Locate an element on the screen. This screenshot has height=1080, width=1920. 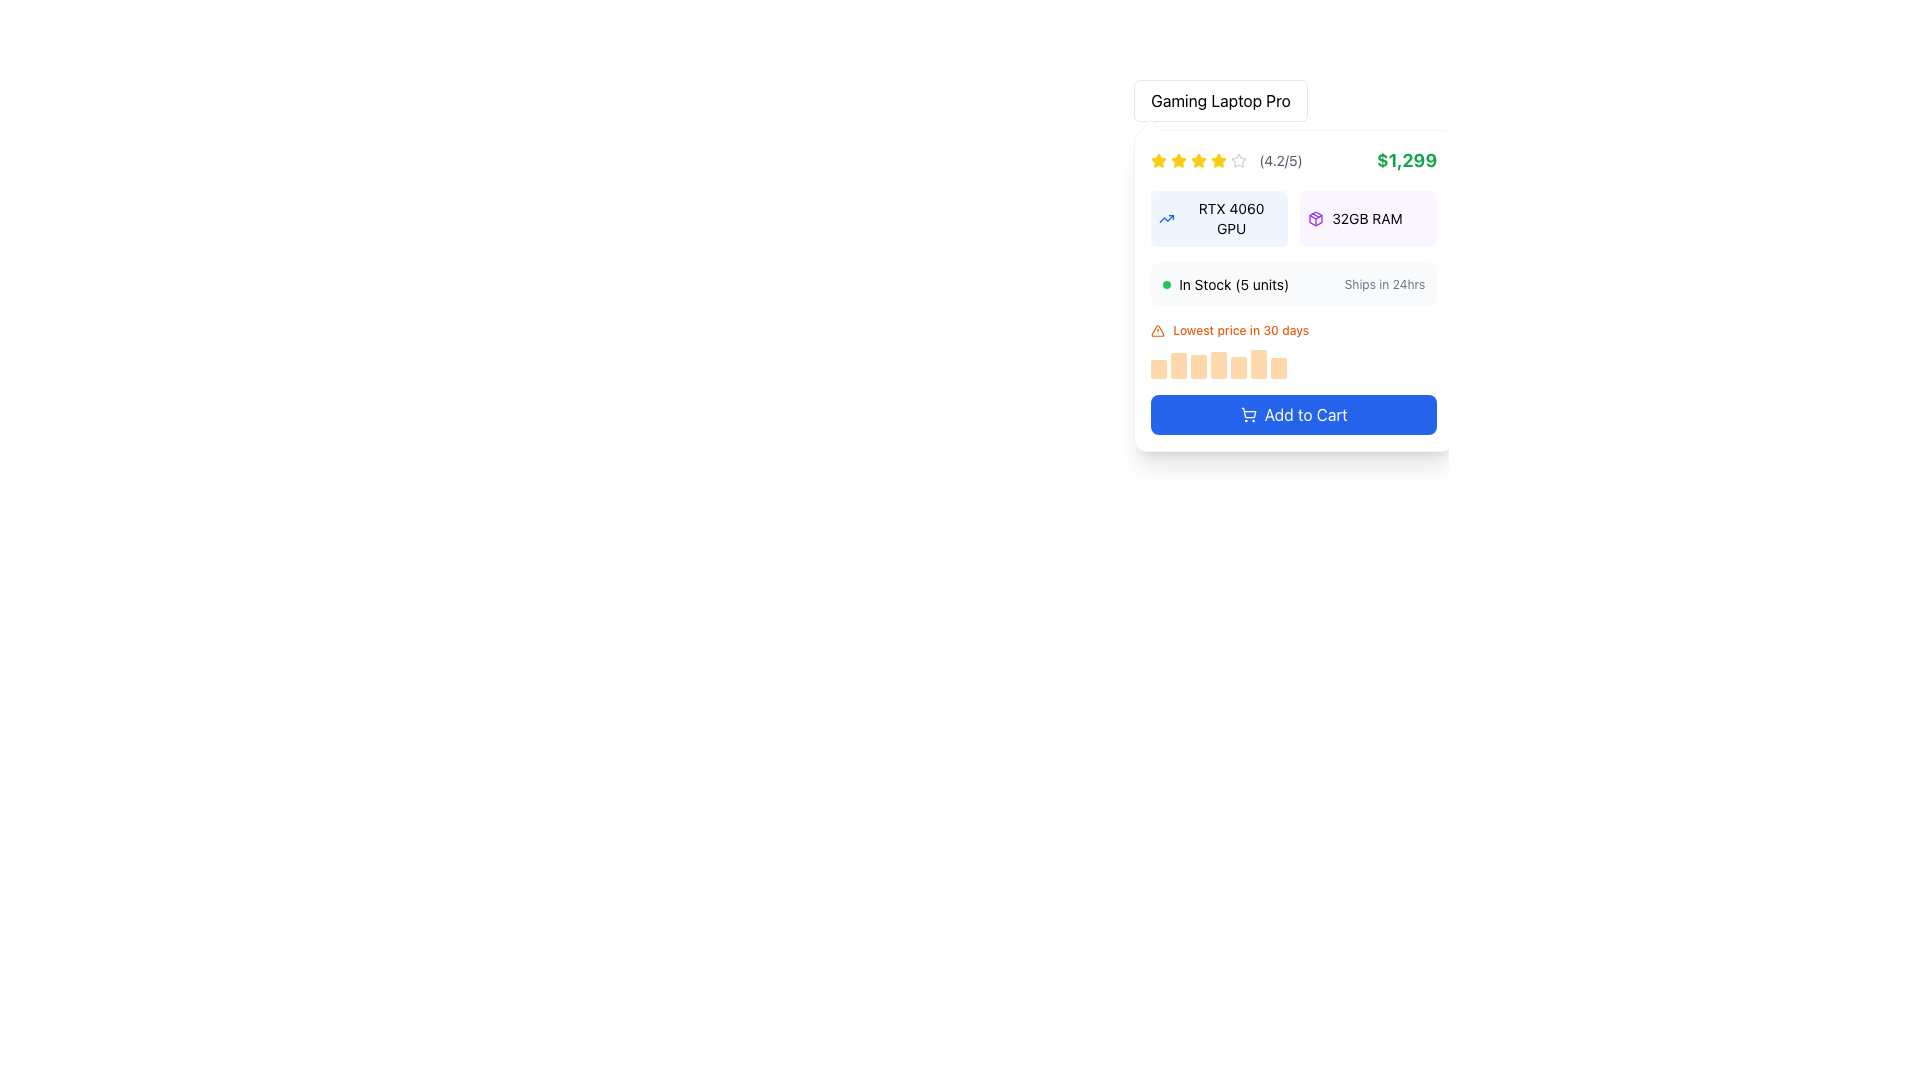
the seventh light orange rectangular bar in a chart, styled as a progress indicator, located under a low prices label is located at coordinates (1278, 368).